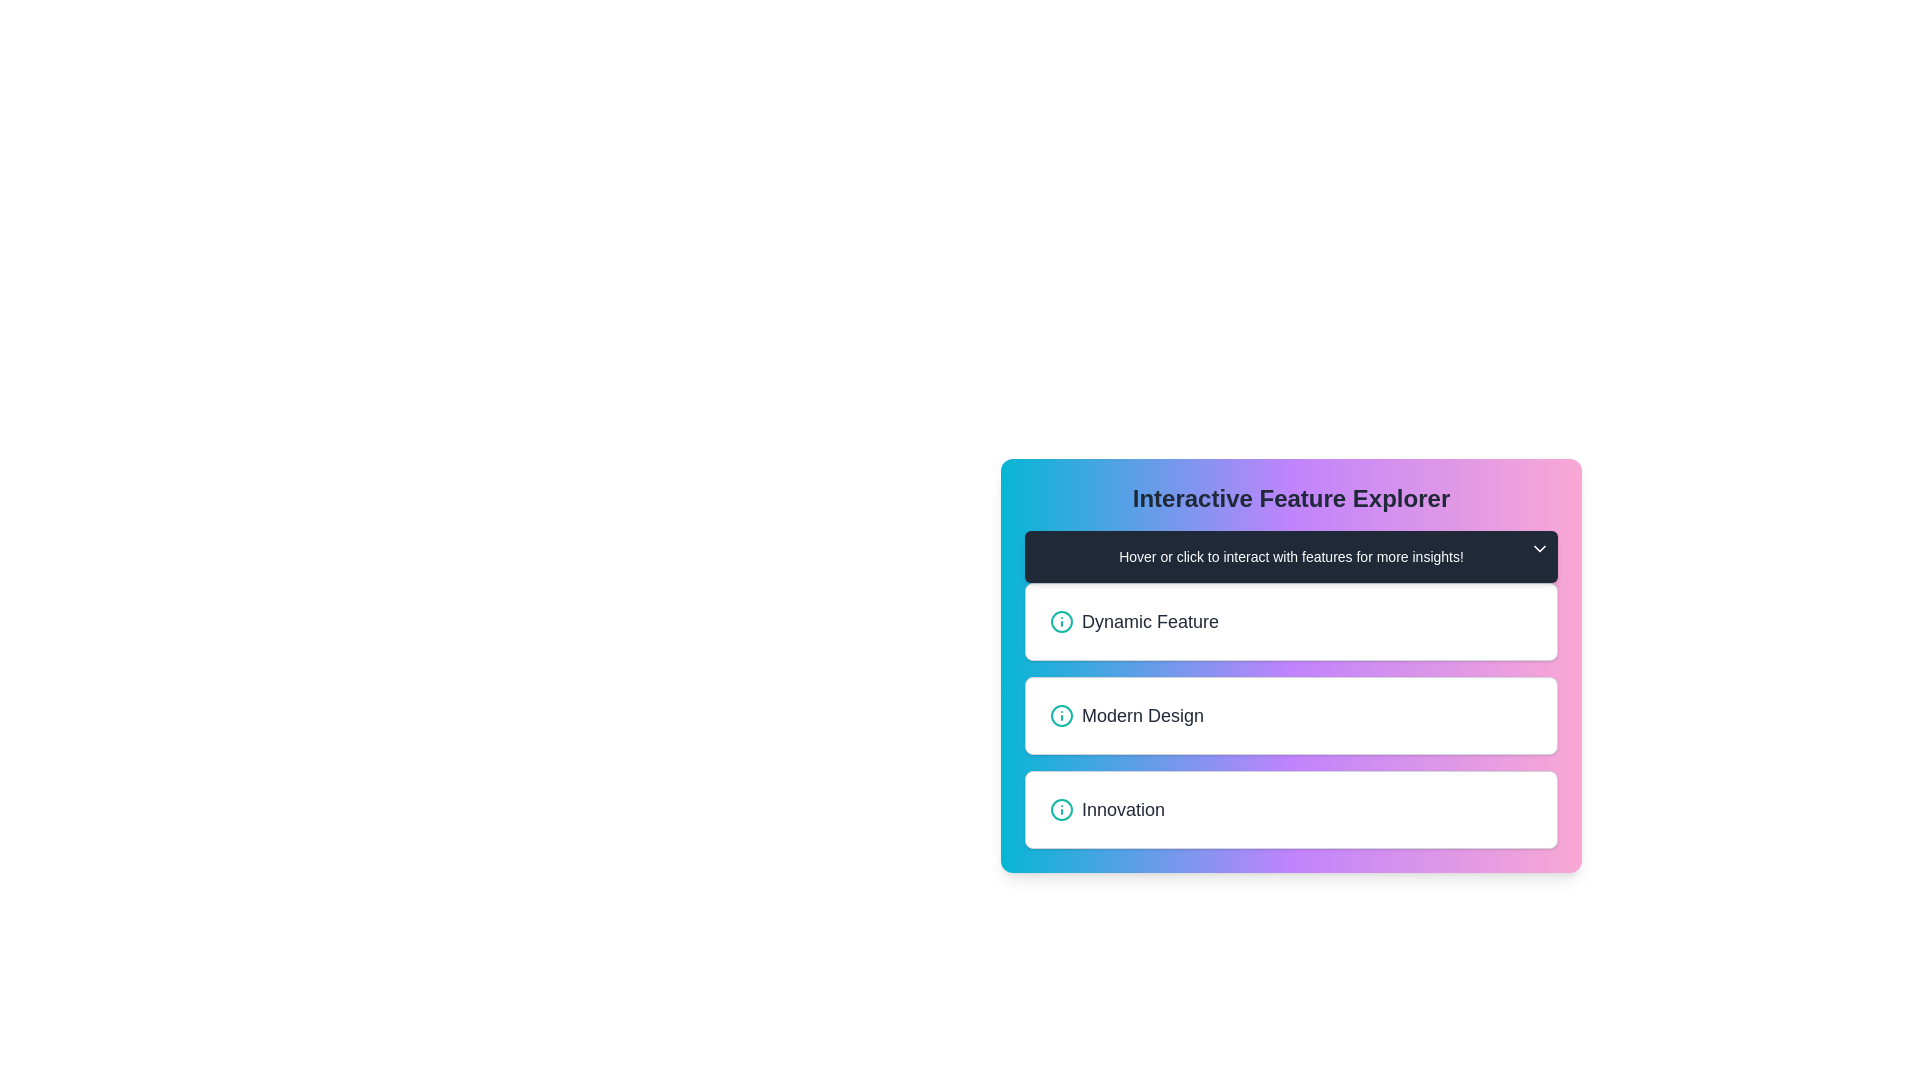  What do you see at coordinates (1150, 620) in the screenshot?
I see `text label styled as a heading displaying 'Dynamic Feature', which is prominently placed in dark gray and aligned horizontally next to an informational icon` at bounding box center [1150, 620].